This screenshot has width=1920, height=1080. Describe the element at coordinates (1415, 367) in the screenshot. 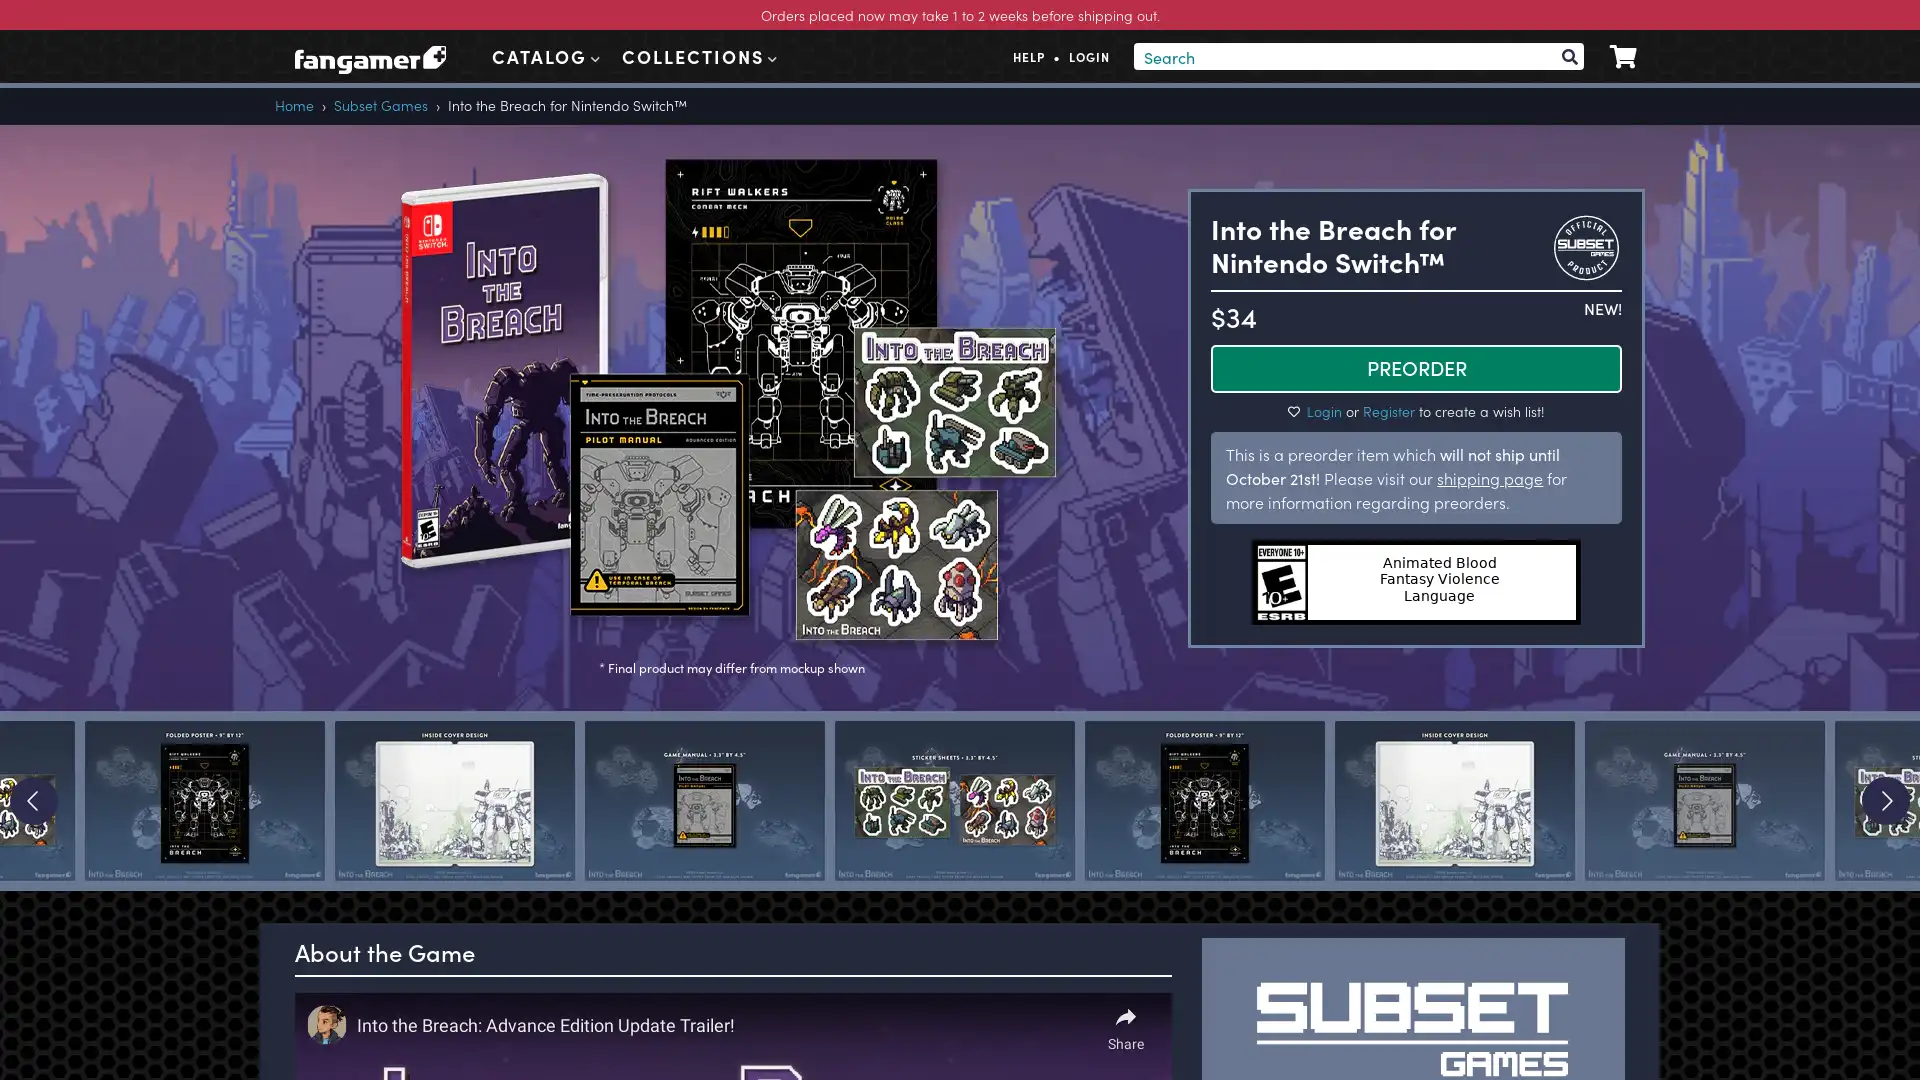

I see `Preorder` at that location.